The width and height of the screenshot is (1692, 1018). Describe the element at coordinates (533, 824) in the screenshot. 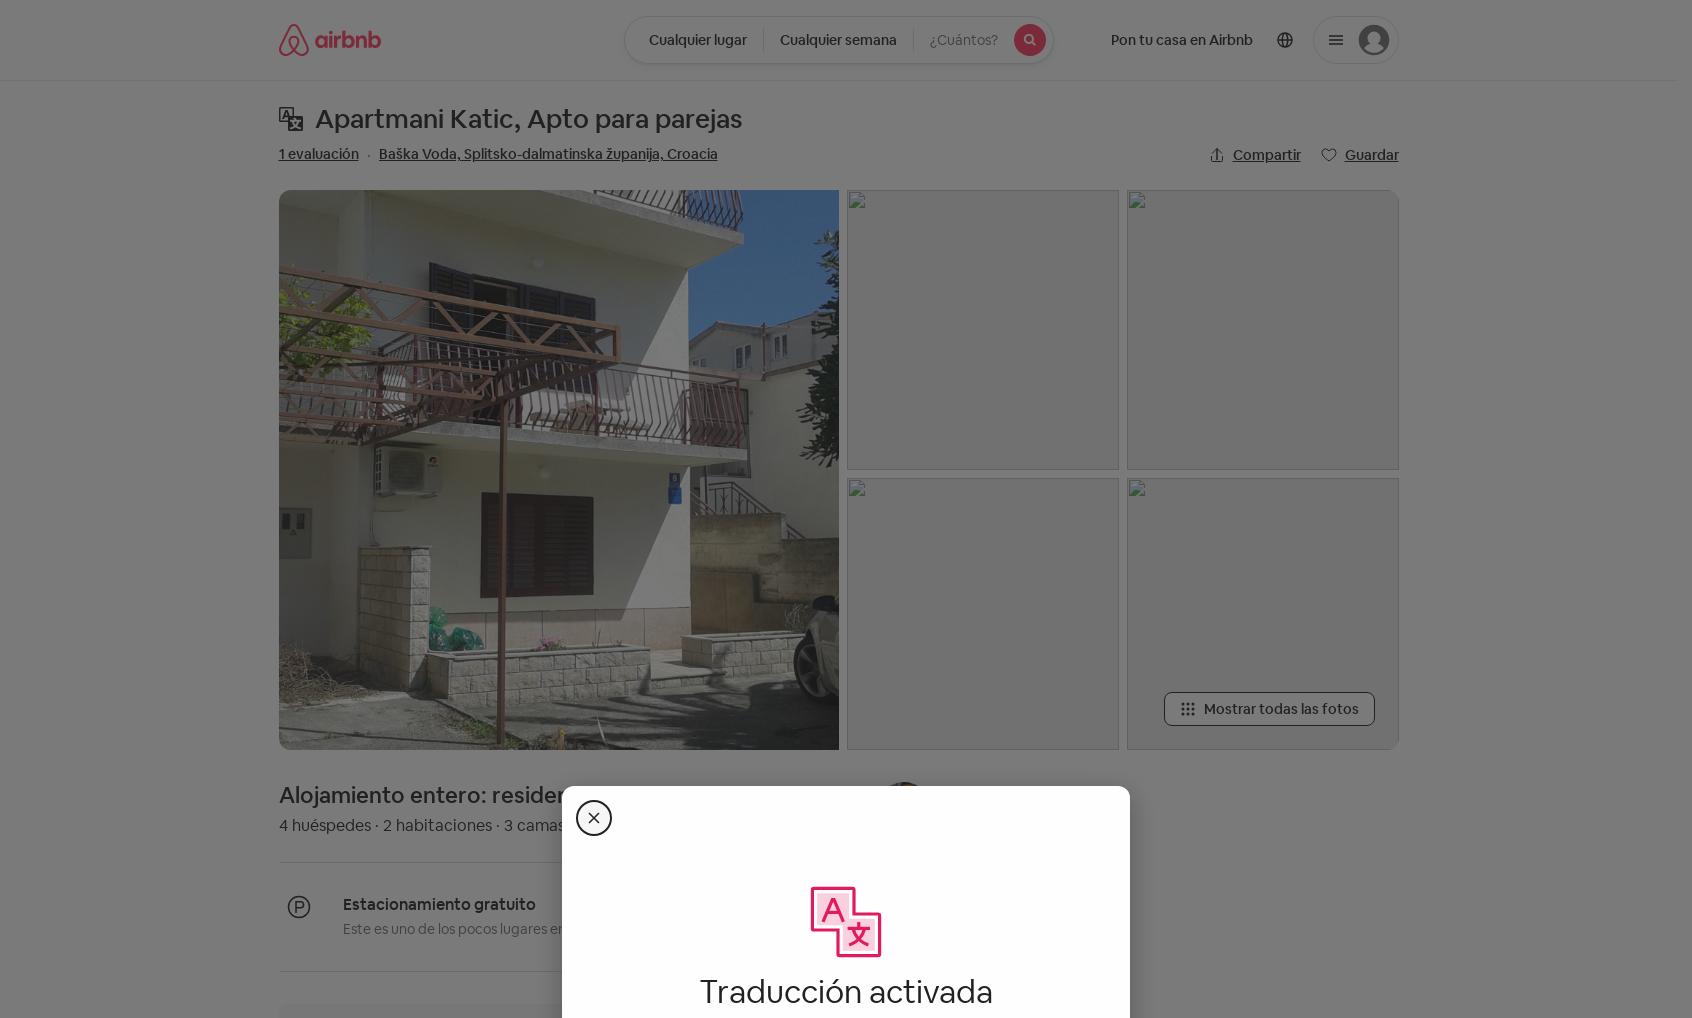

I see `'3 camas'` at that location.